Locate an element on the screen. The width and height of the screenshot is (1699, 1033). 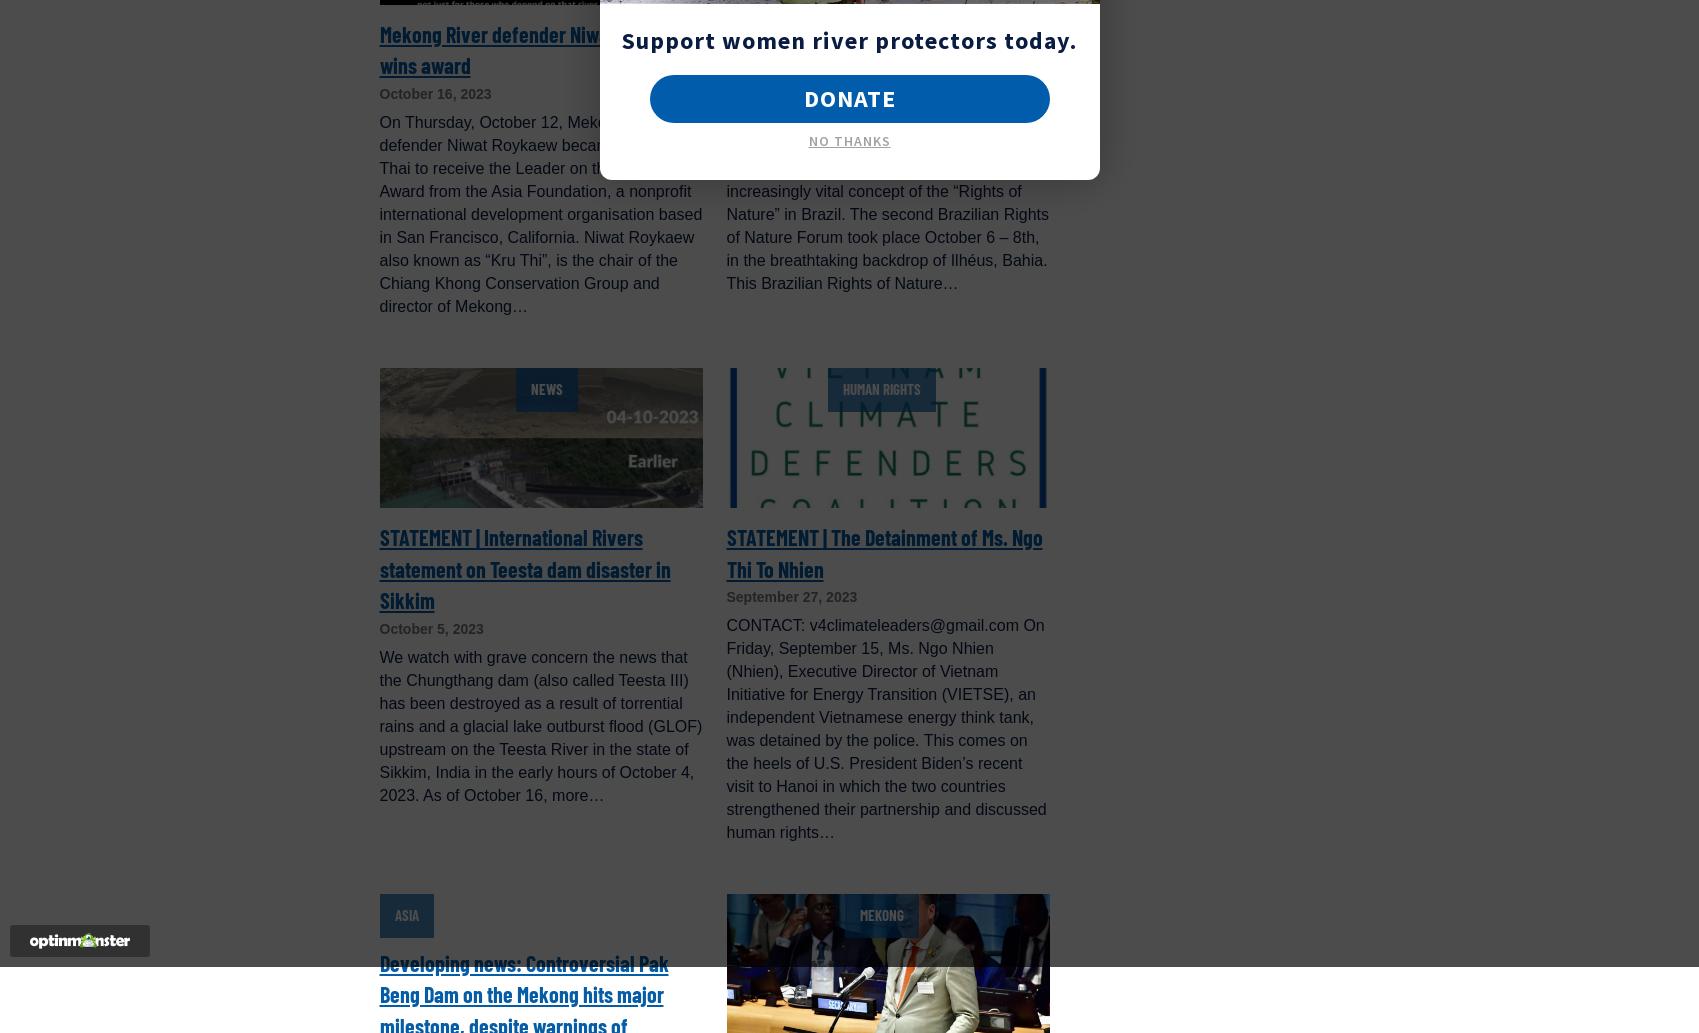
'Asia' is located at coordinates (393, 914).